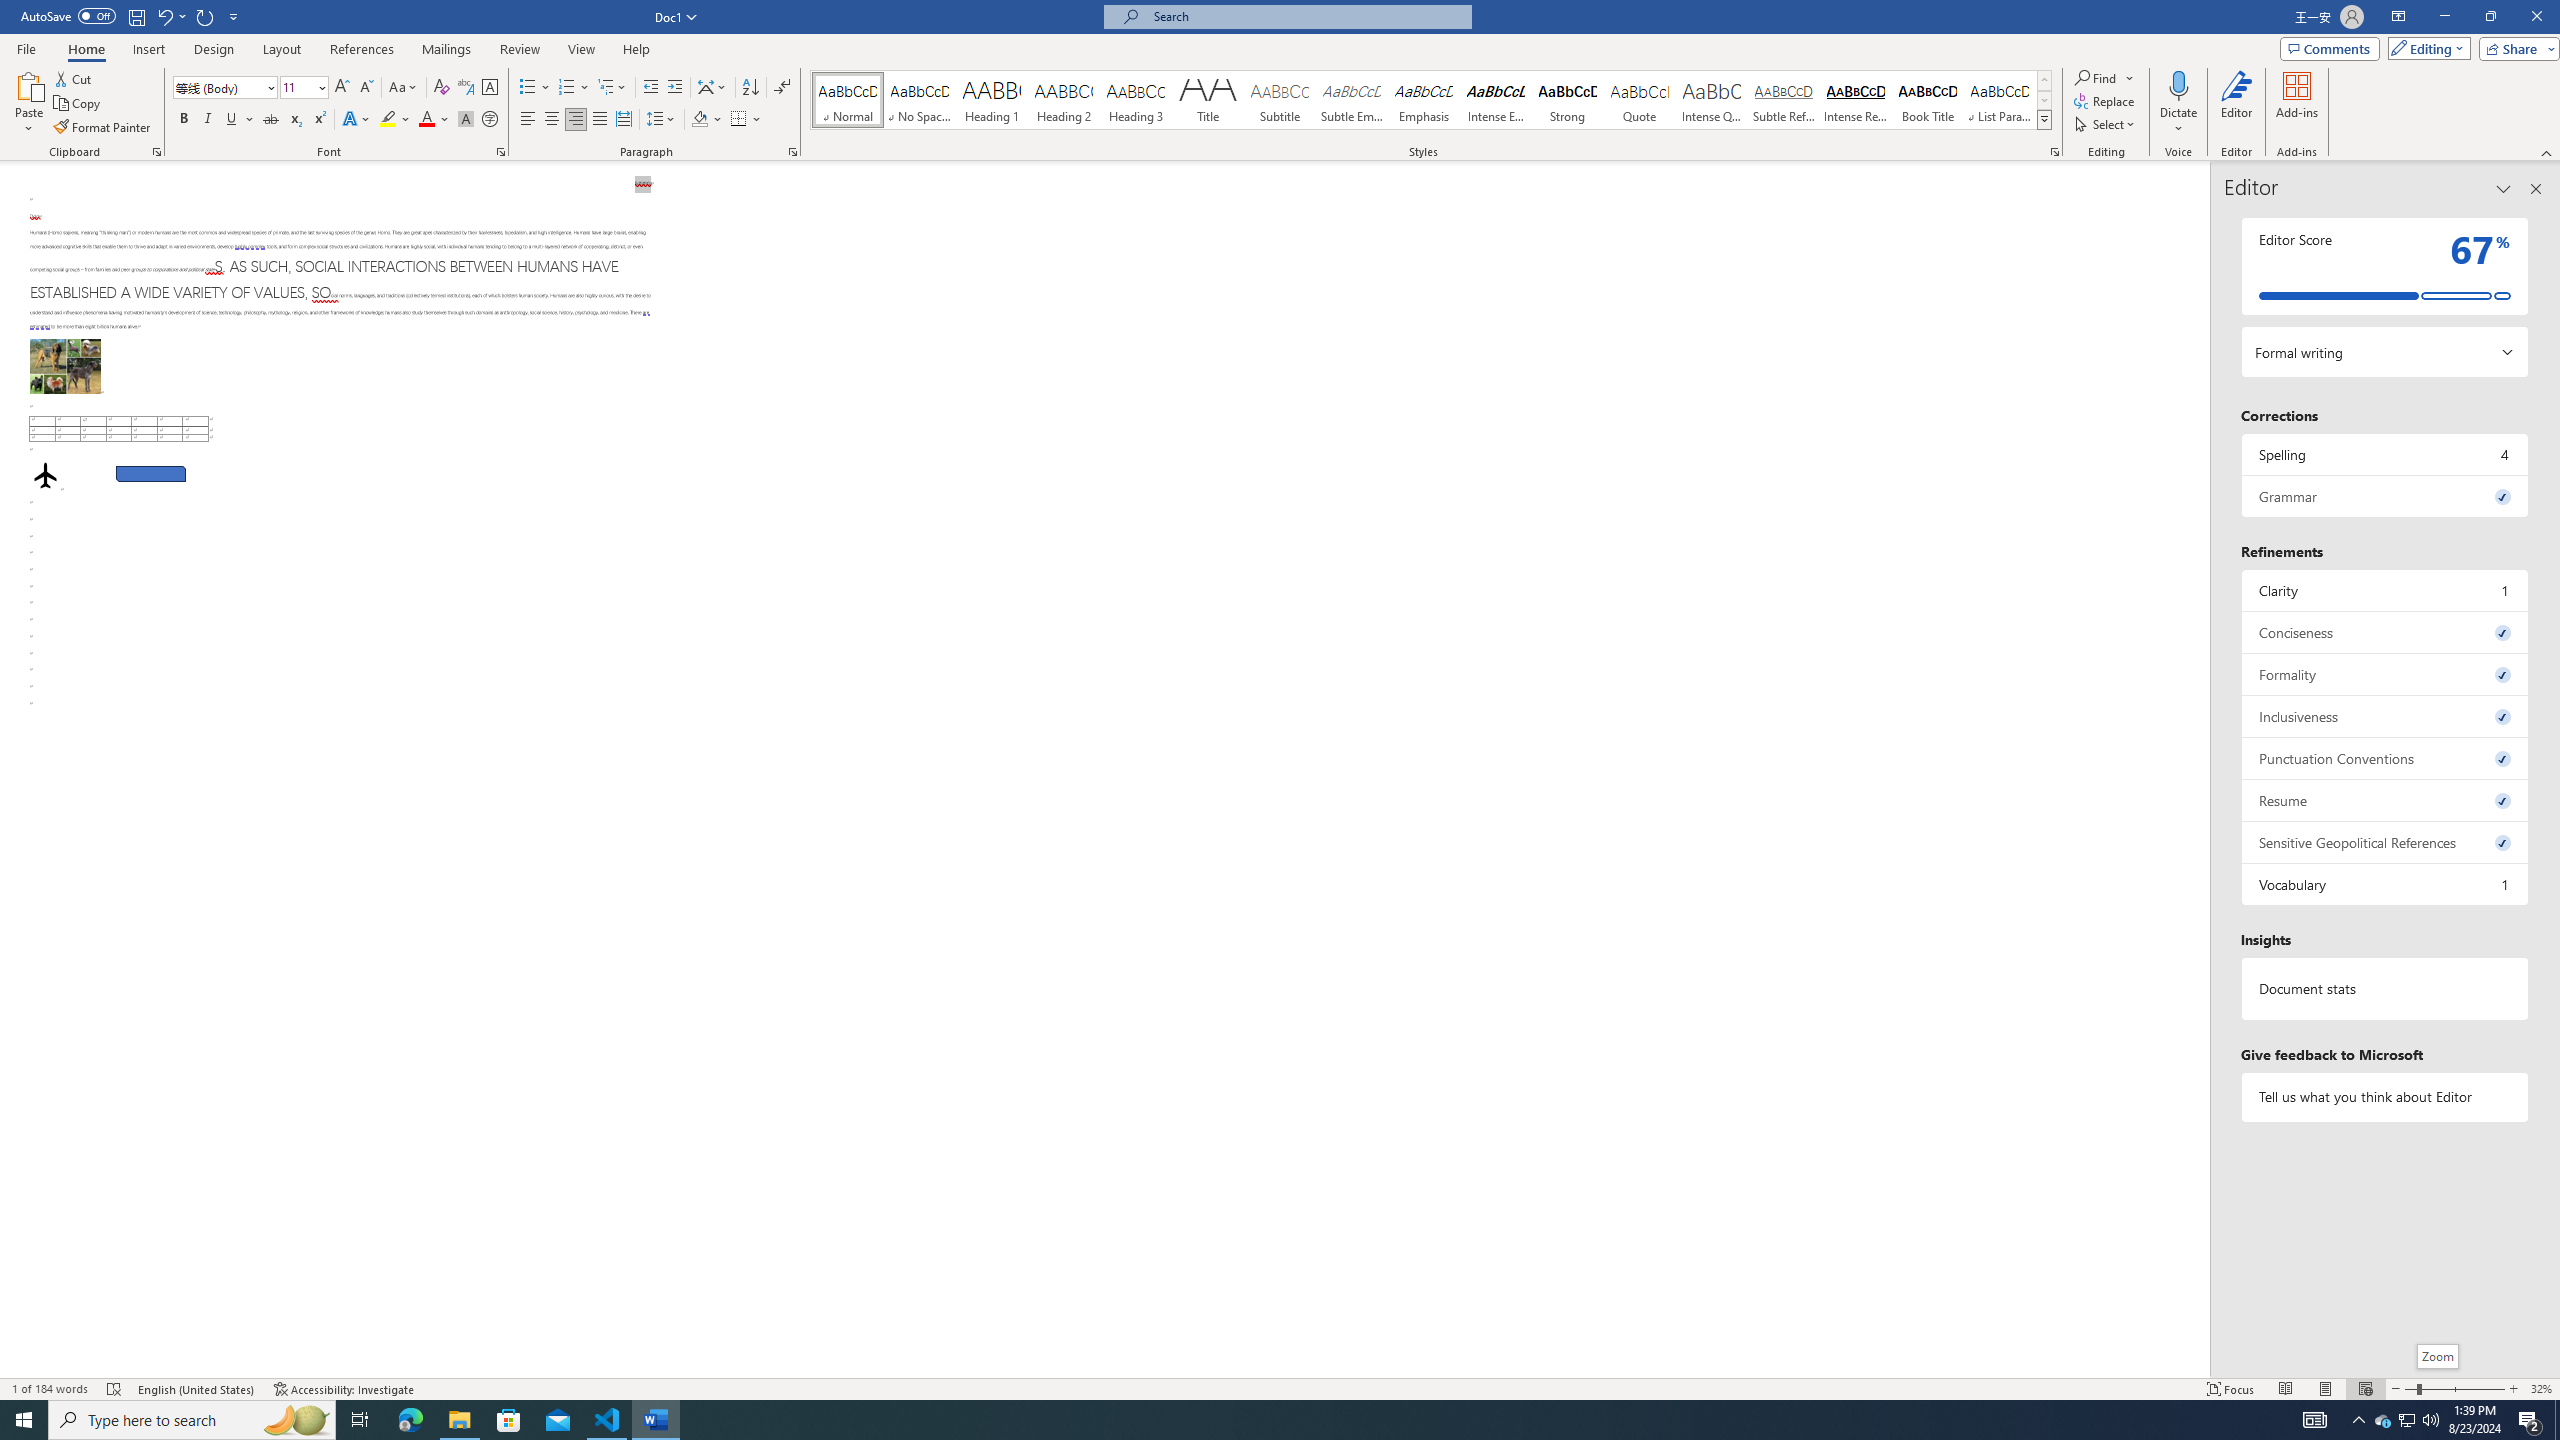 This screenshot has width=2560, height=1440. What do you see at coordinates (1568, 99) in the screenshot?
I see `'Strong'` at bounding box center [1568, 99].